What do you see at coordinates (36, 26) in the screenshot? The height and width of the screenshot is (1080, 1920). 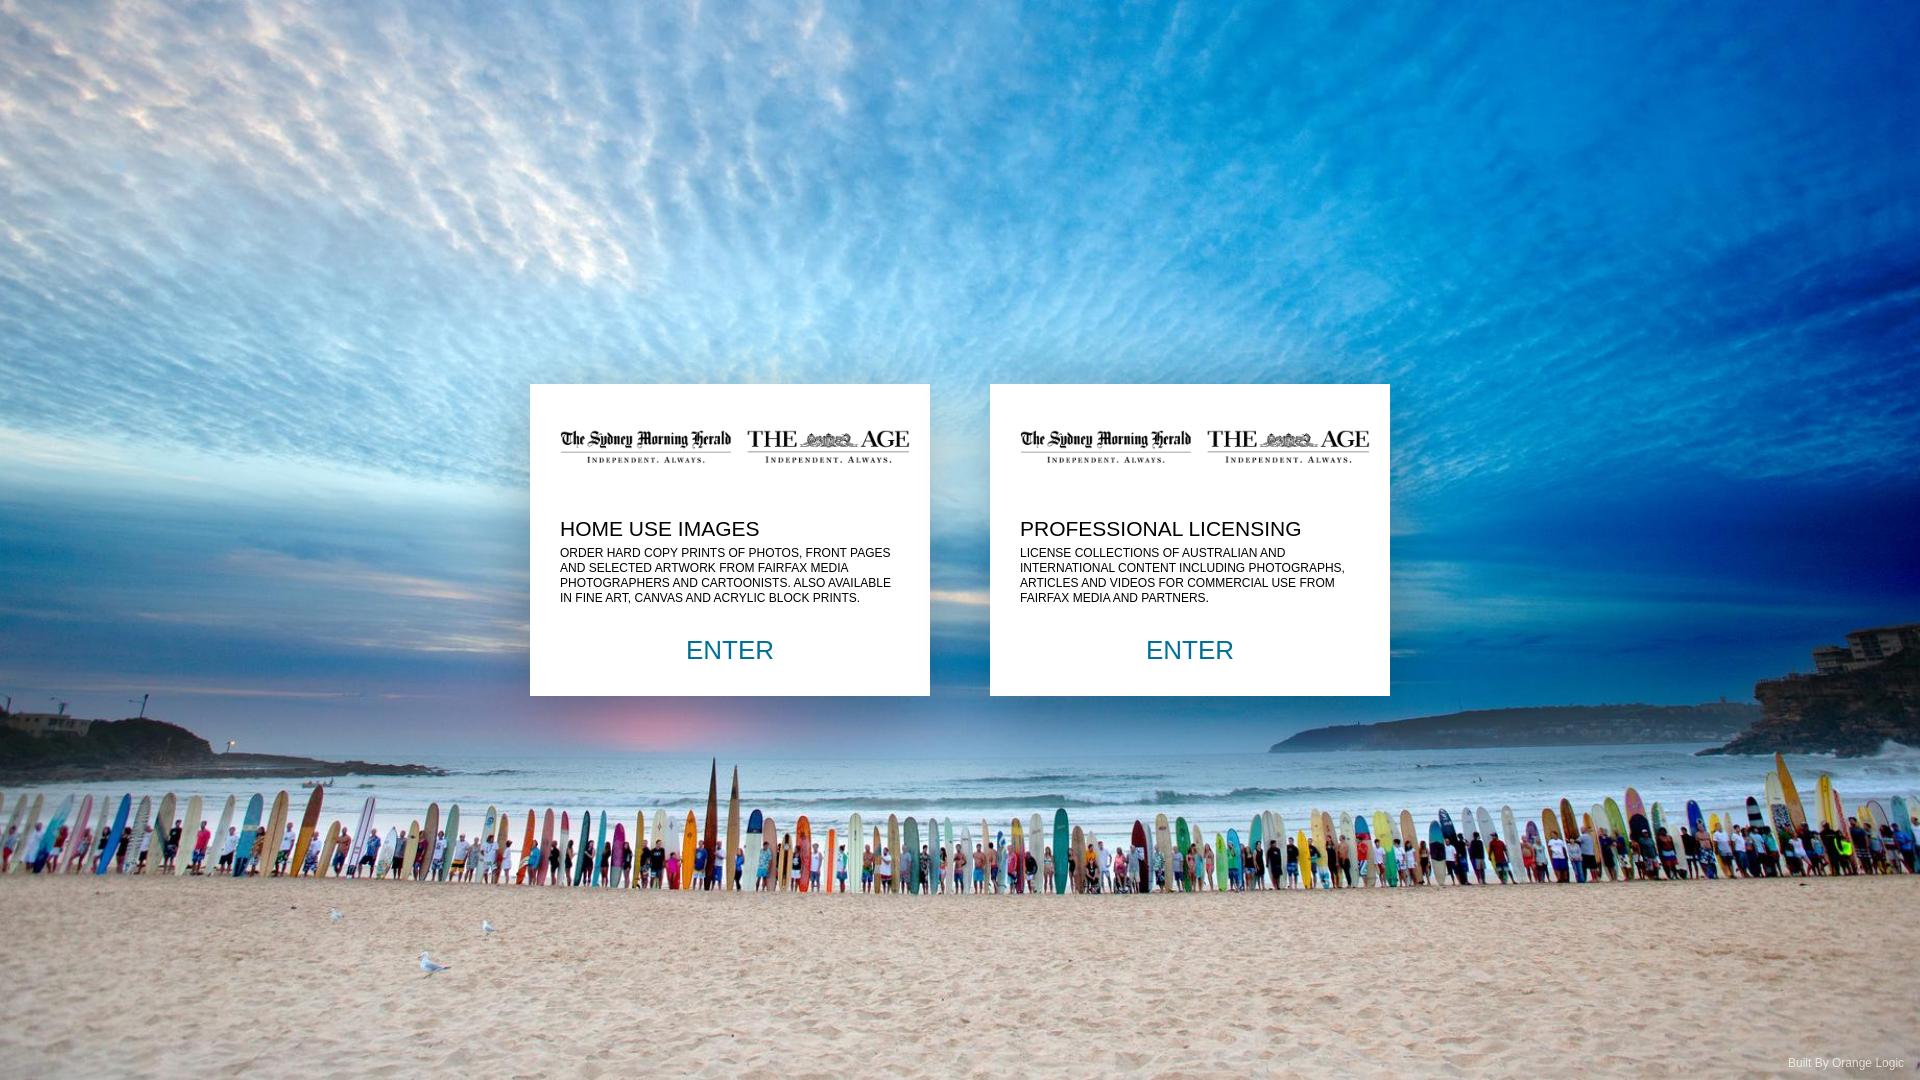 I see `'Show keyboard shortcuts'` at bounding box center [36, 26].